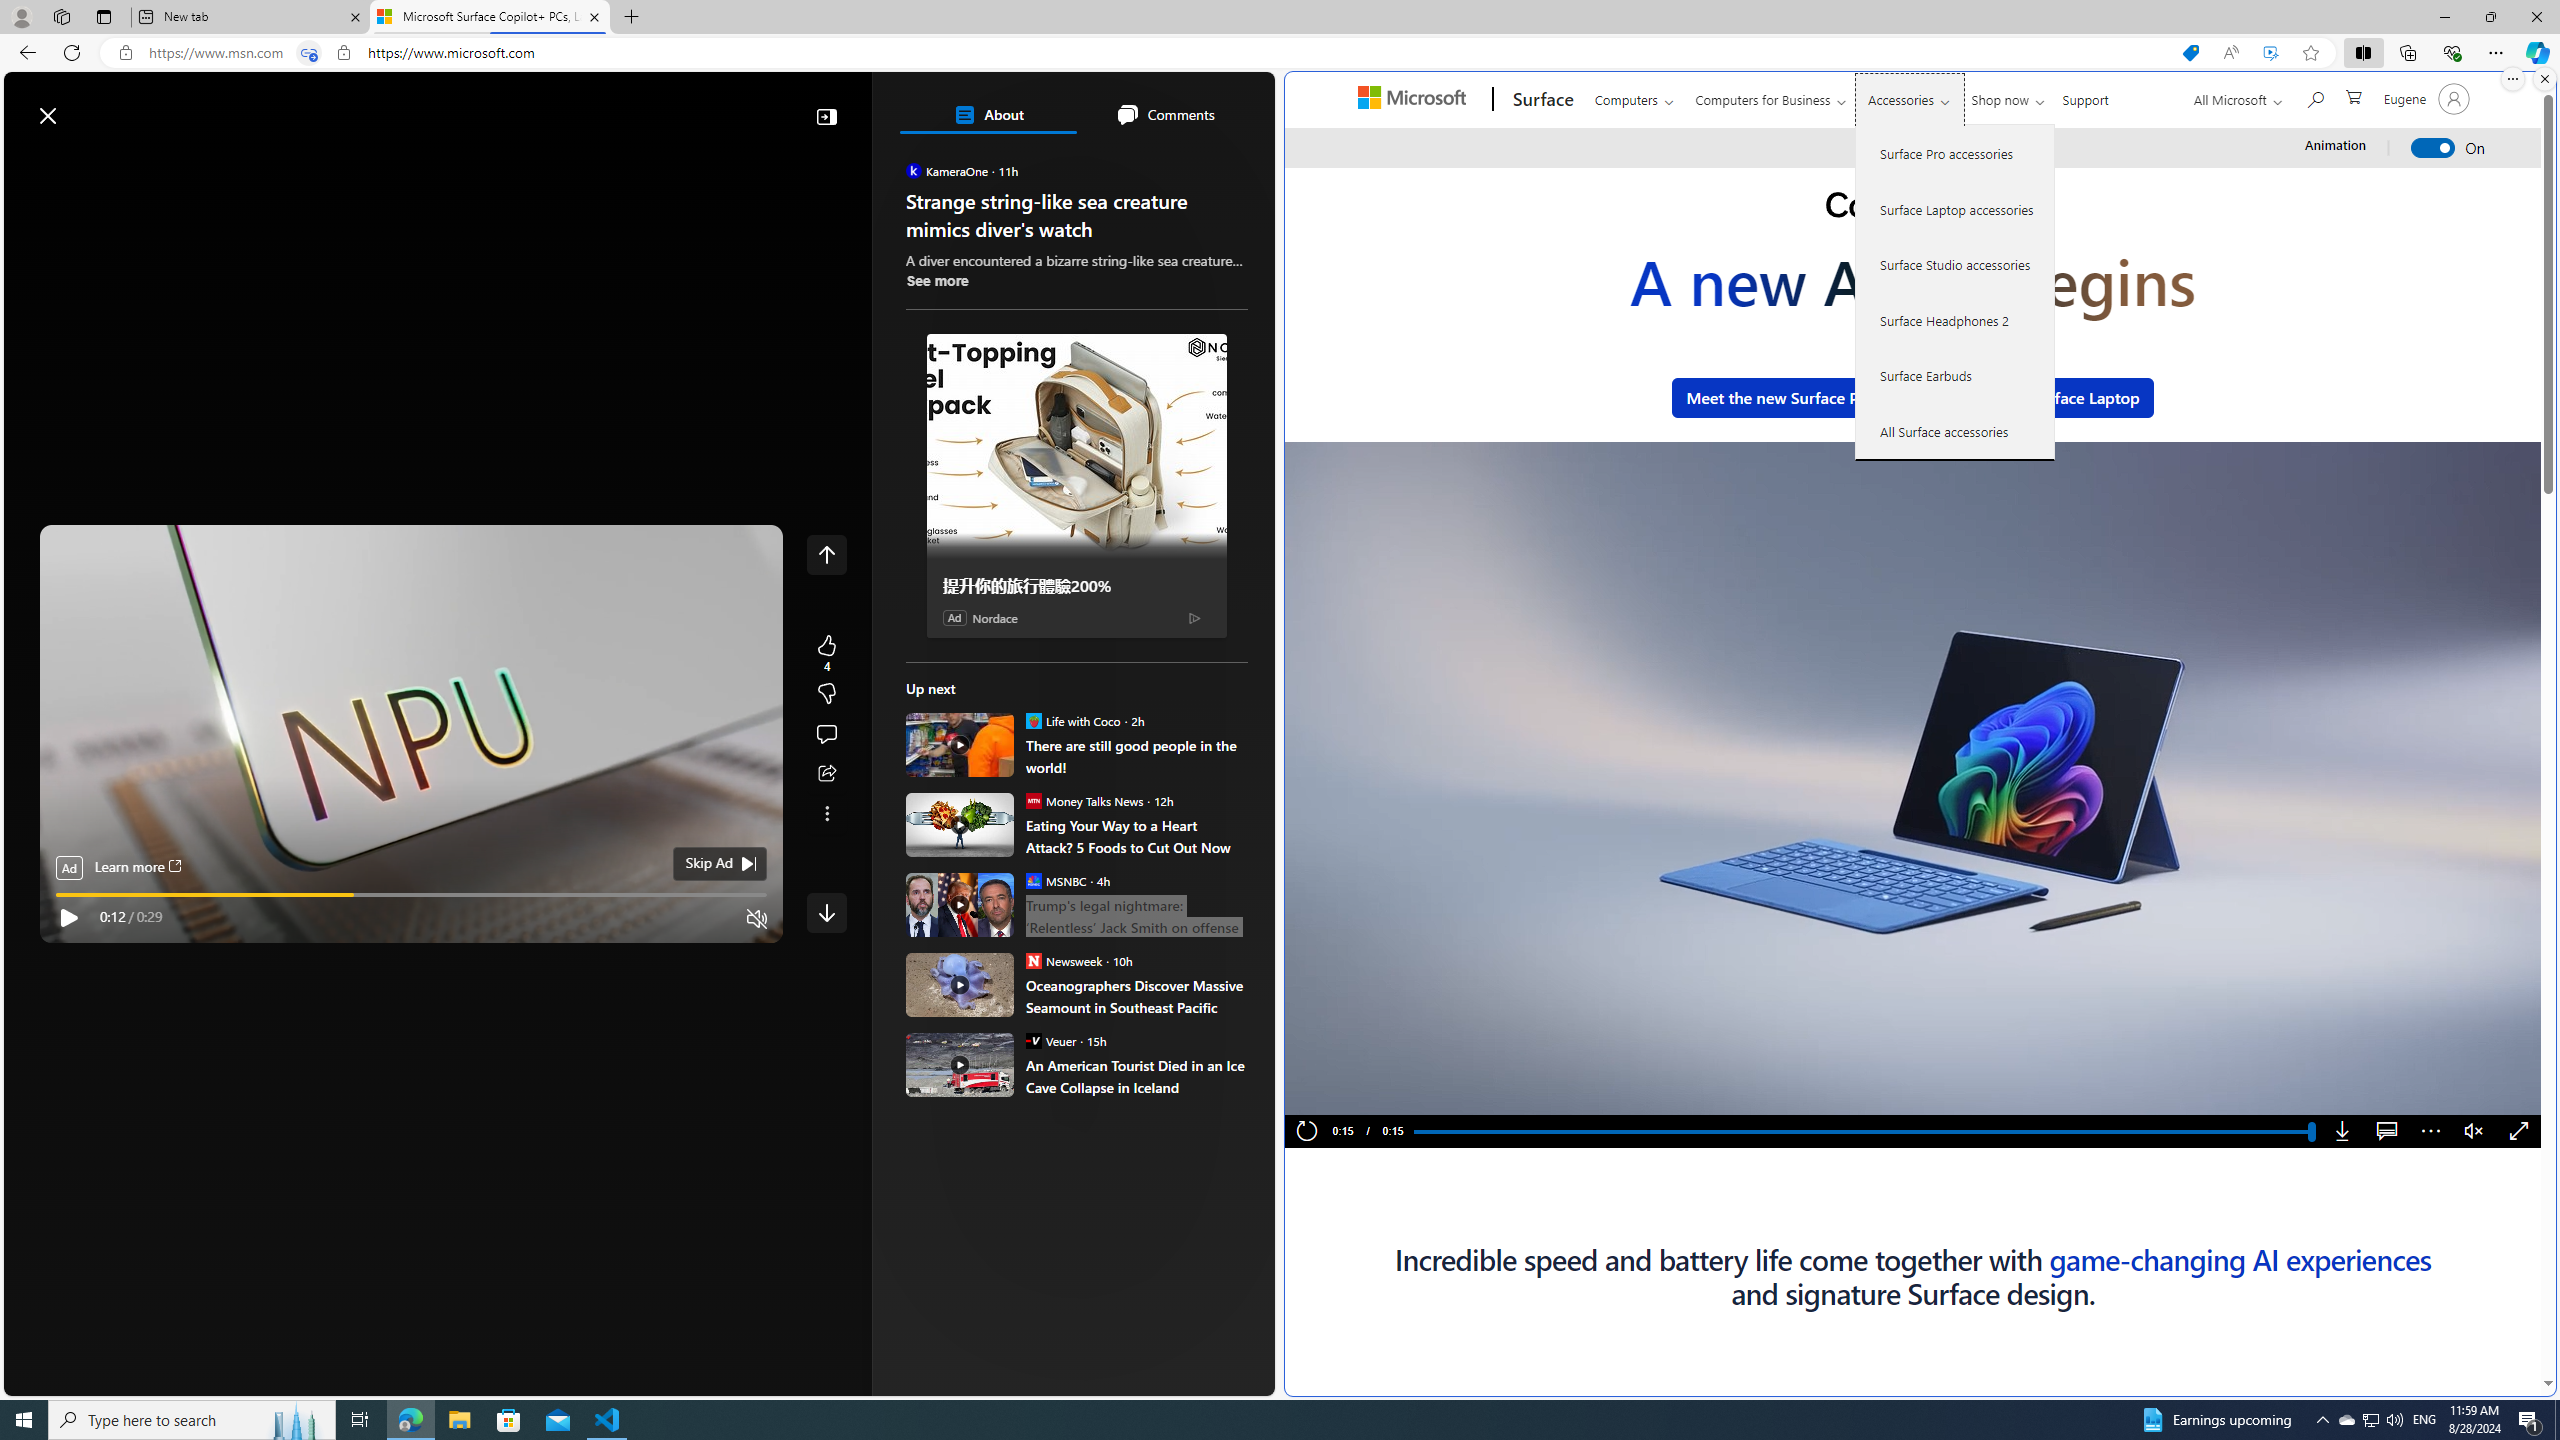 This screenshot has width=2560, height=1440. I want to click on 'Surface', so click(1540, 99).